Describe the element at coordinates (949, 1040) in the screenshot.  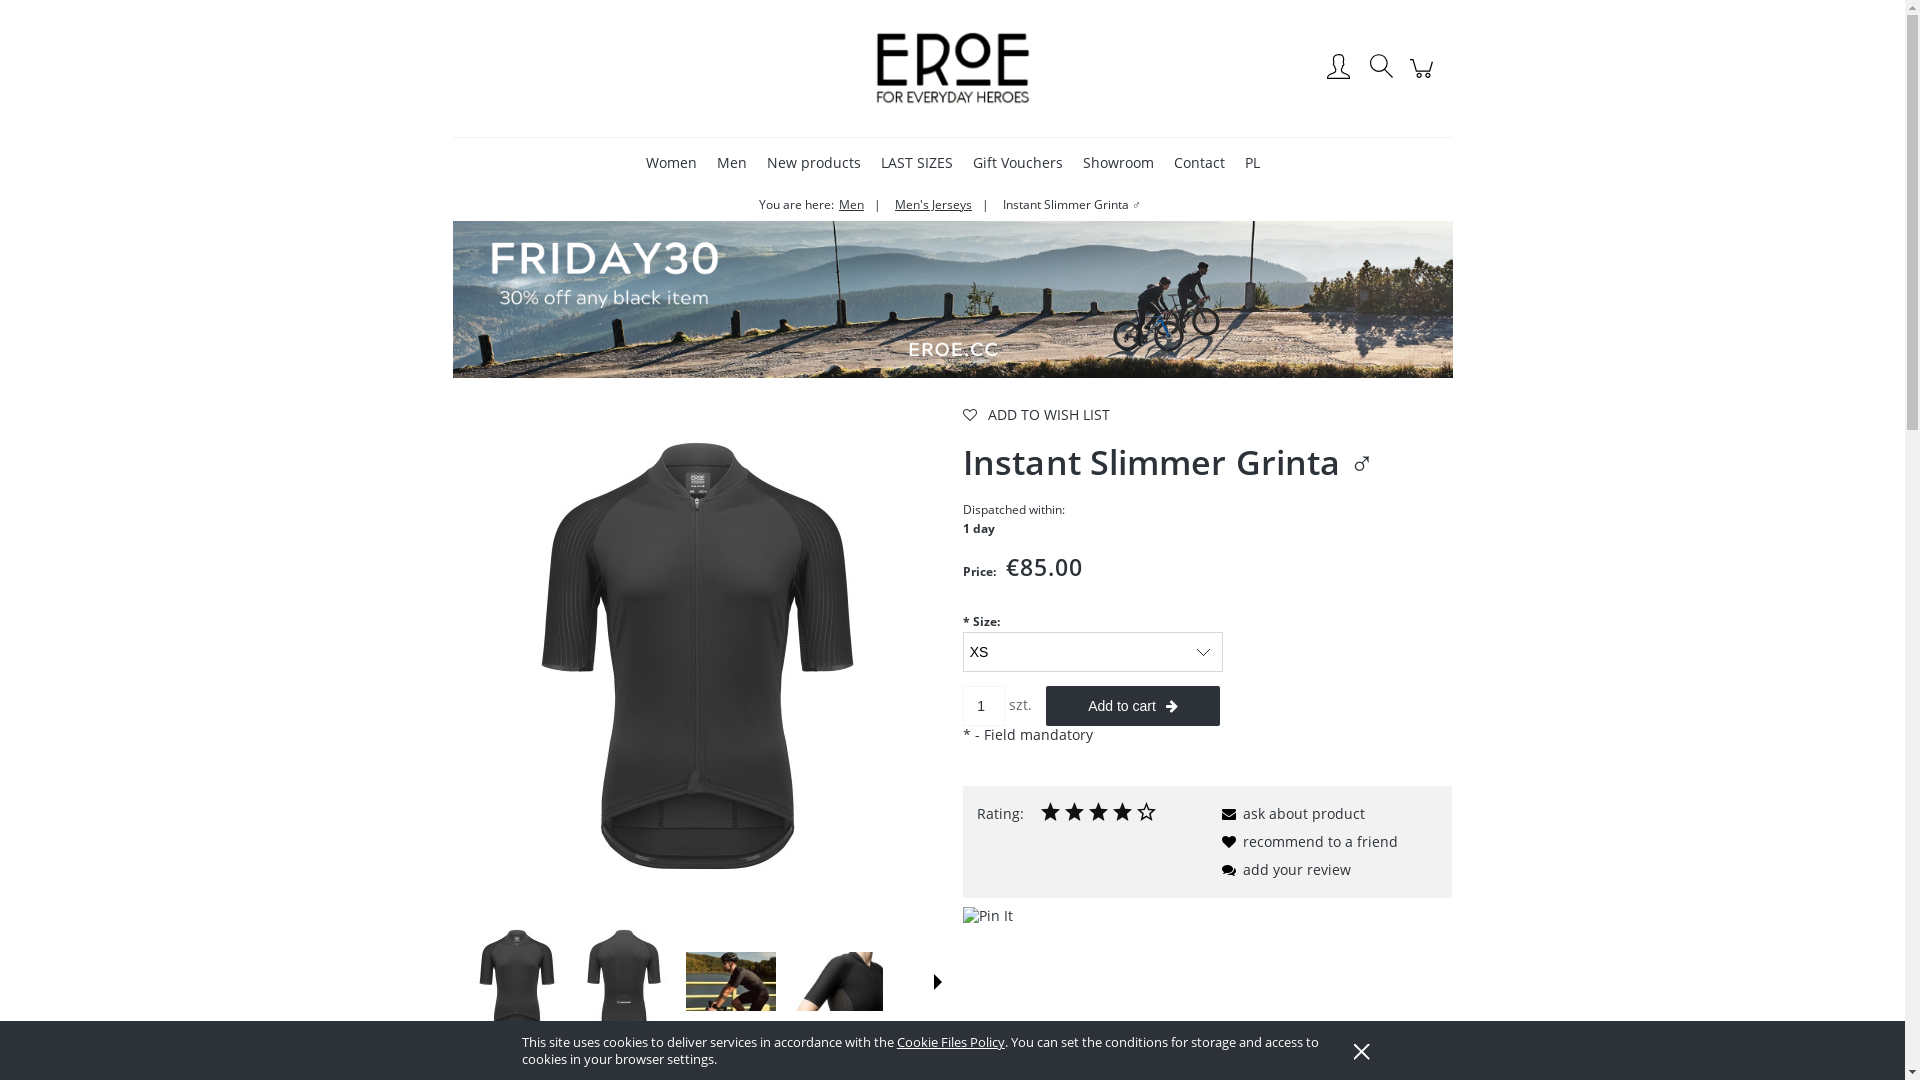
I see `'Cookie Files Policy'` at that location.